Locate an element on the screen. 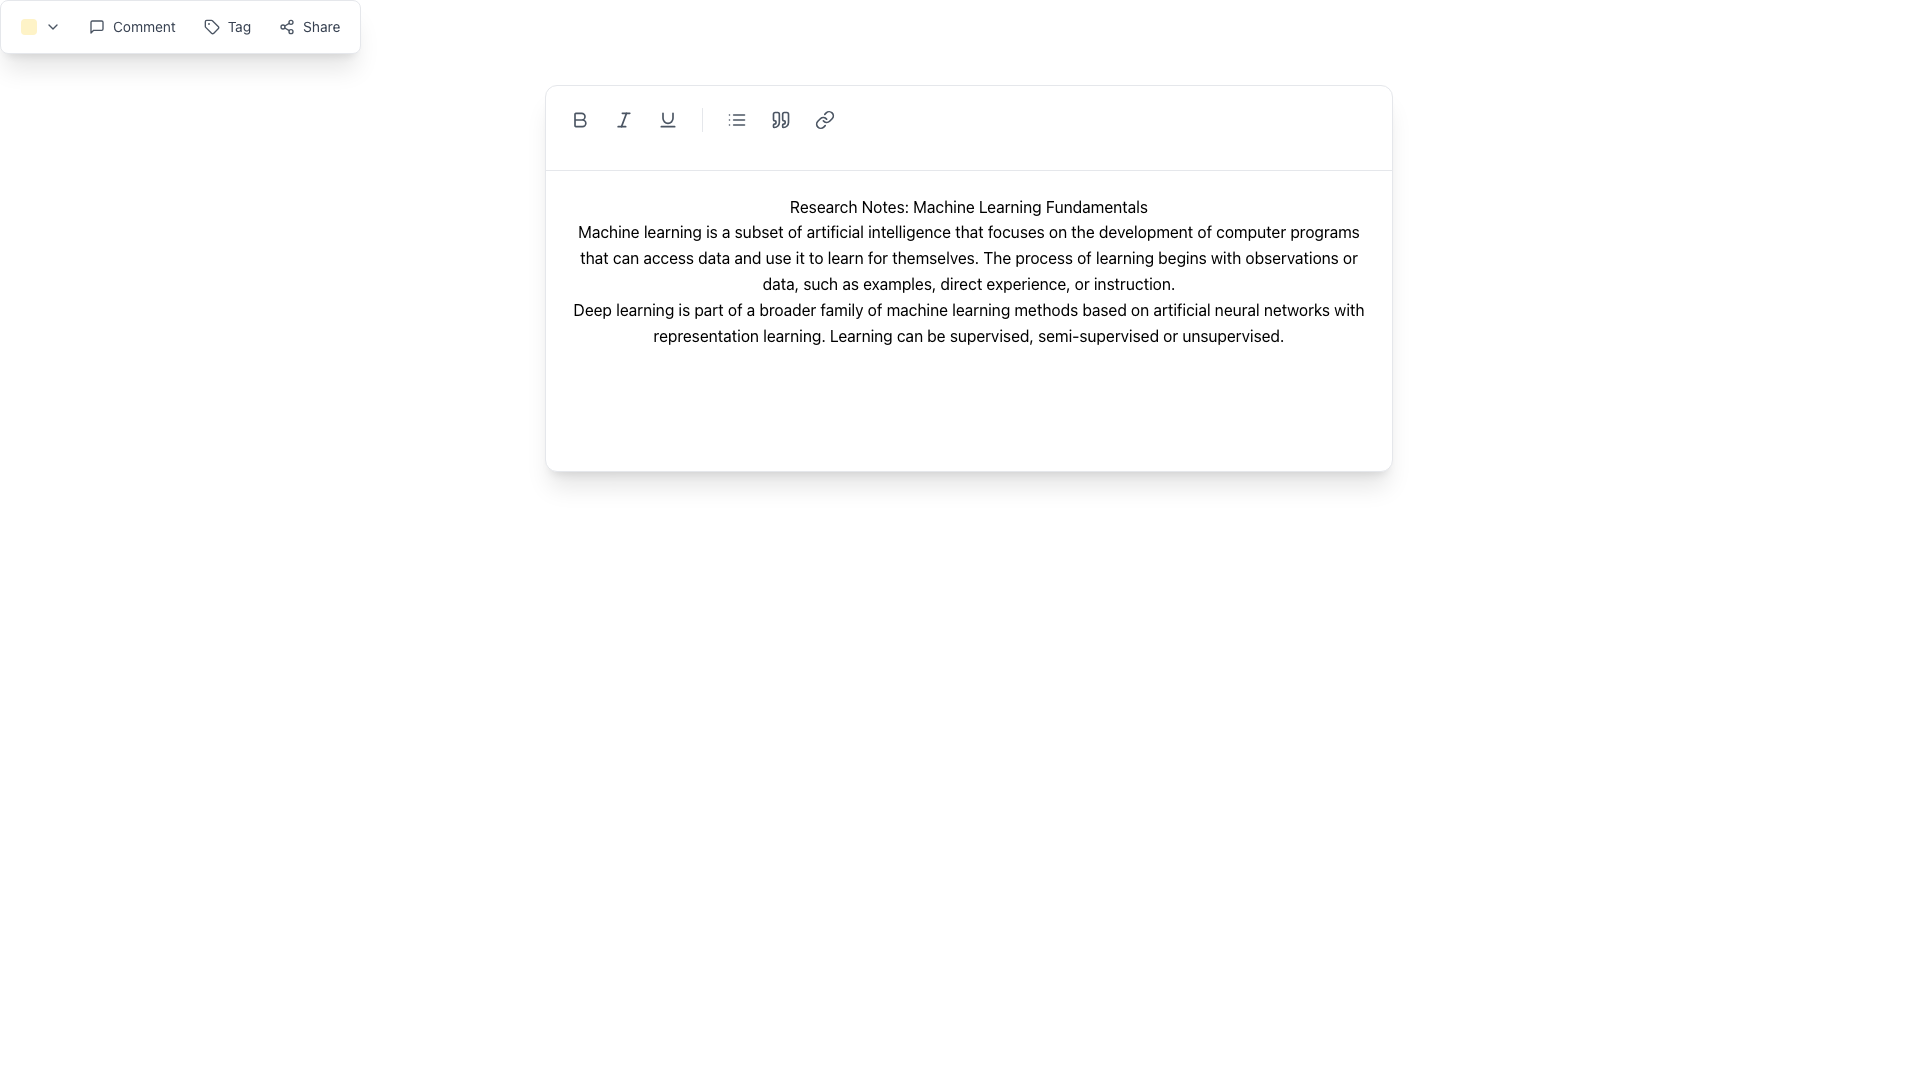 This screenshot has width=1920, height=1080. the linking icon located at the upper right of the interface is located at coordinates (825, 119).